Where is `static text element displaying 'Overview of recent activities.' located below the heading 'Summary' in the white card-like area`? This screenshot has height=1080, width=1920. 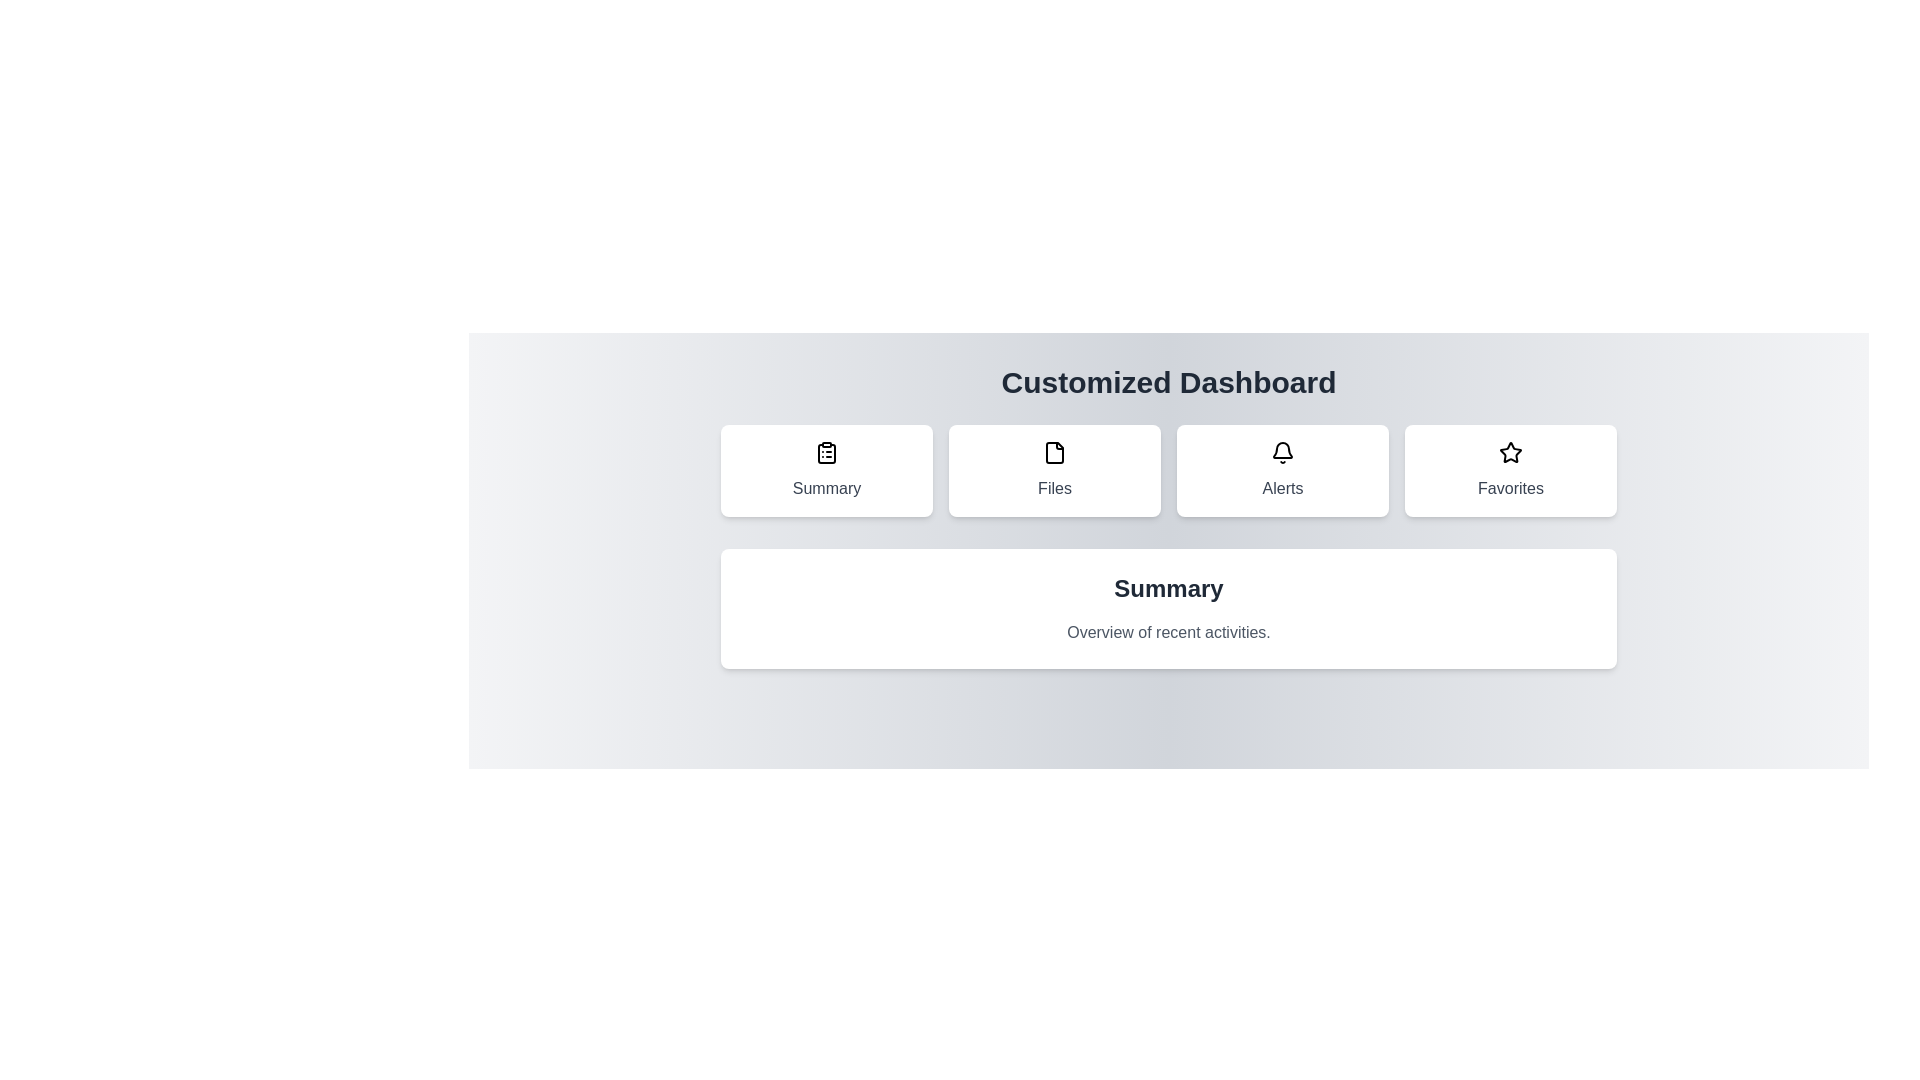 static text element displaying 'Overview of recent activities.' located below the heading 'Summary' in the white card-like area is located at coordinates (1169, 632).